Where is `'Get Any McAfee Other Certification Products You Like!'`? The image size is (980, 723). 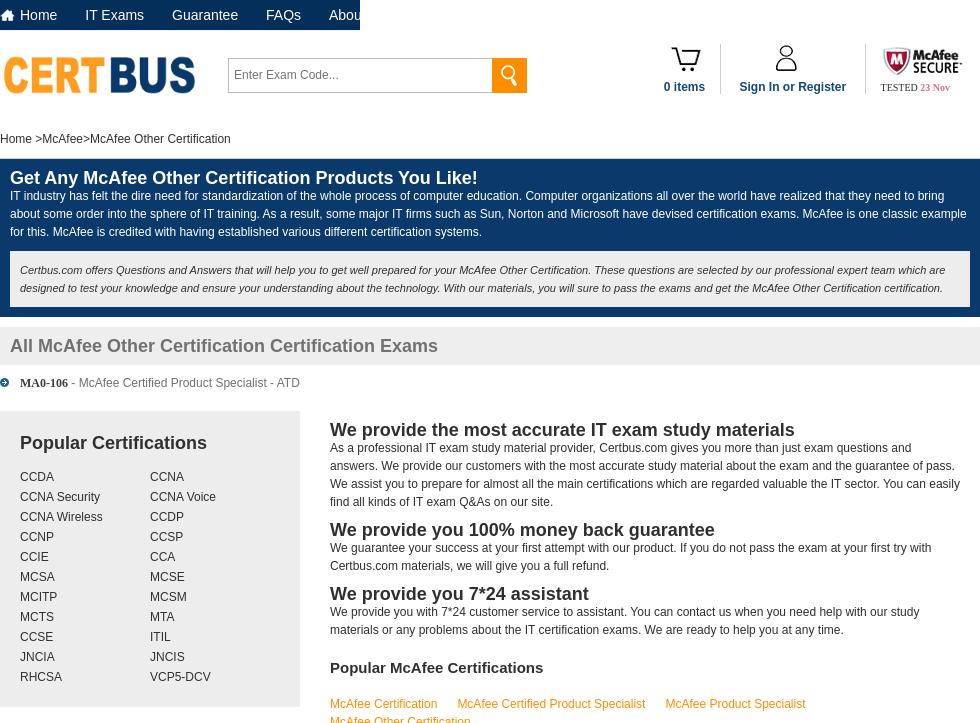
'Get Any McAfee Other Certification Products You Like!' is located at coordinates (243, 178).